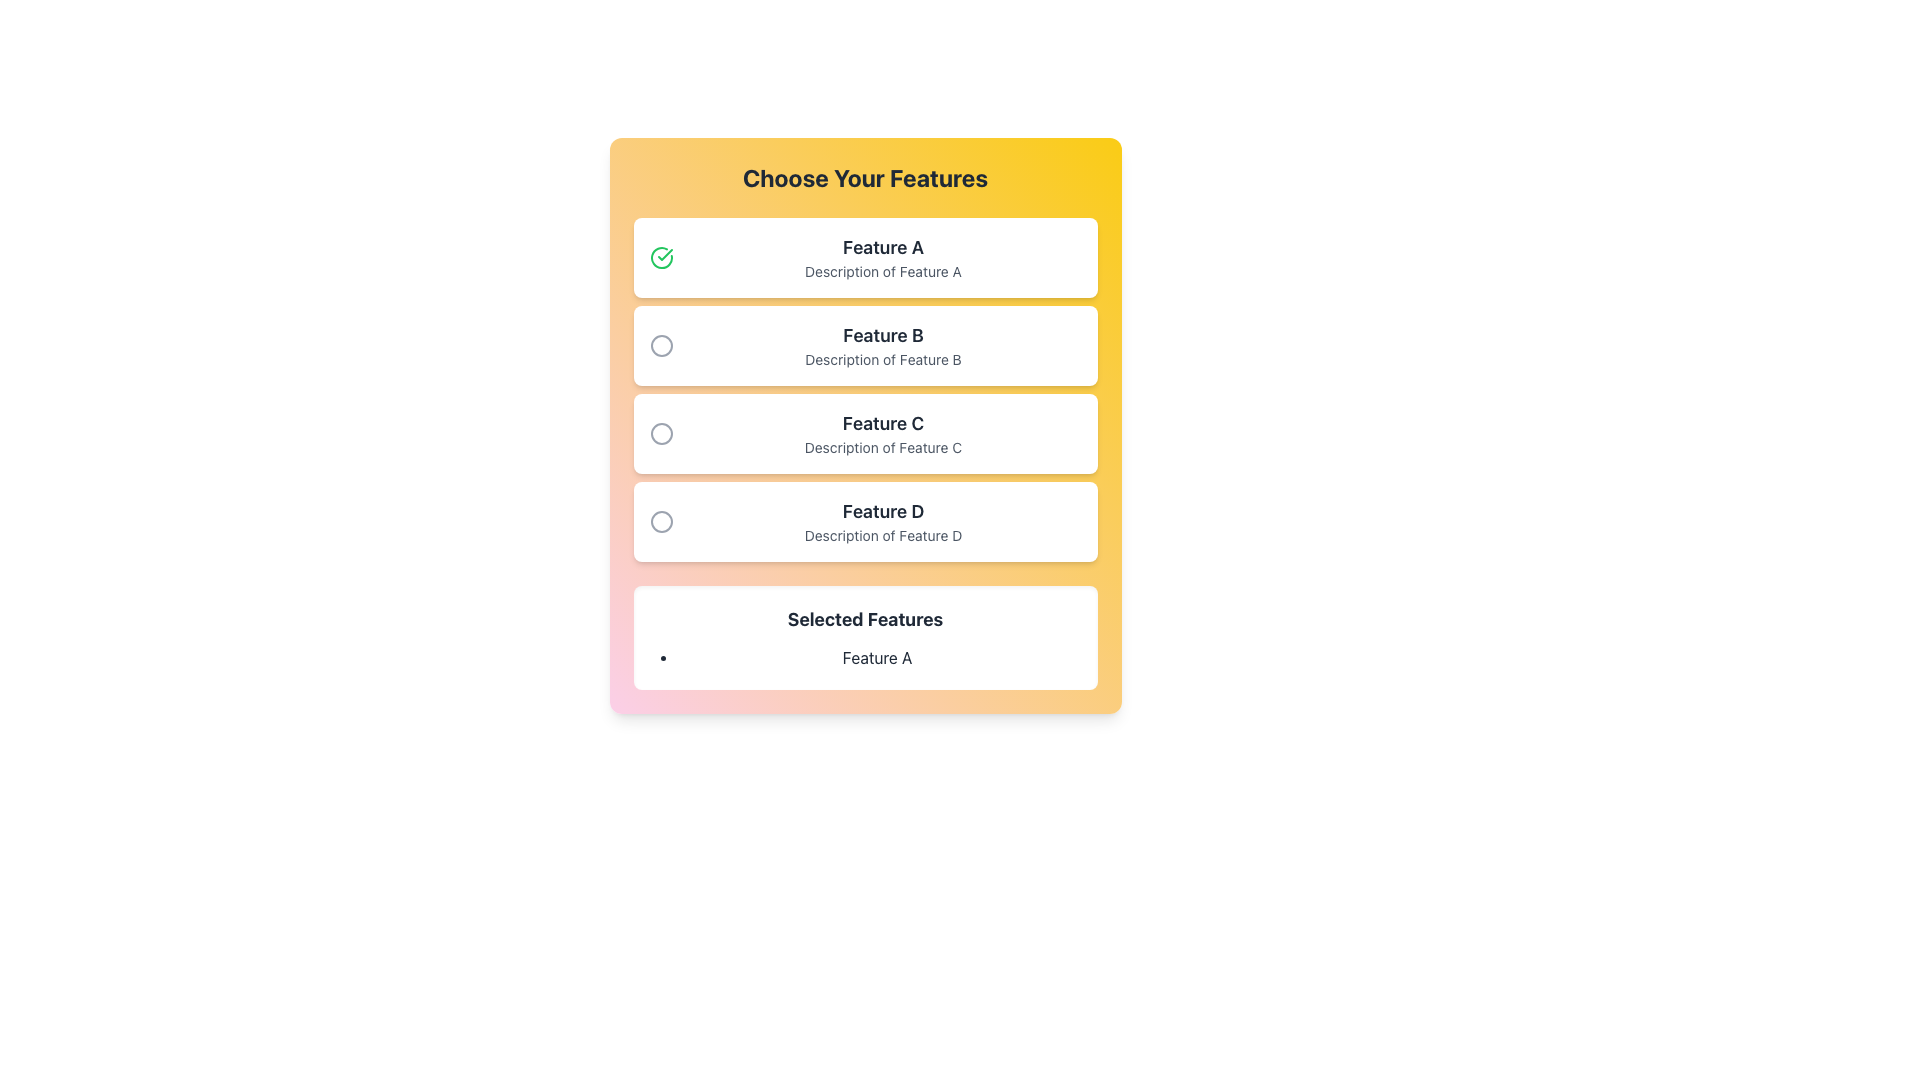  I want to click on the unselected radio button for 'Feature D', so click(661, 520).